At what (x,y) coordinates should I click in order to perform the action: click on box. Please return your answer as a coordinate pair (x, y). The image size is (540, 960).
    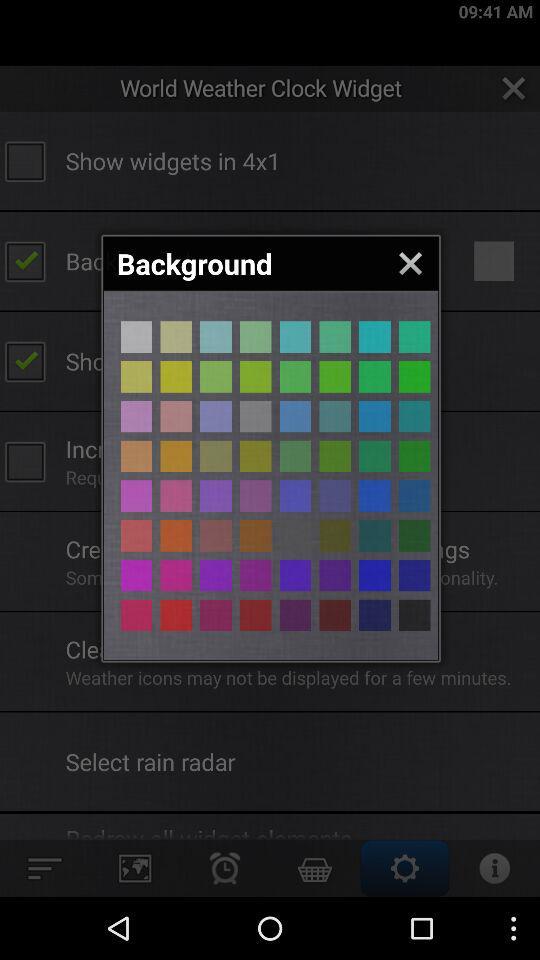
    Looking at the image, I should click on (413, 415).